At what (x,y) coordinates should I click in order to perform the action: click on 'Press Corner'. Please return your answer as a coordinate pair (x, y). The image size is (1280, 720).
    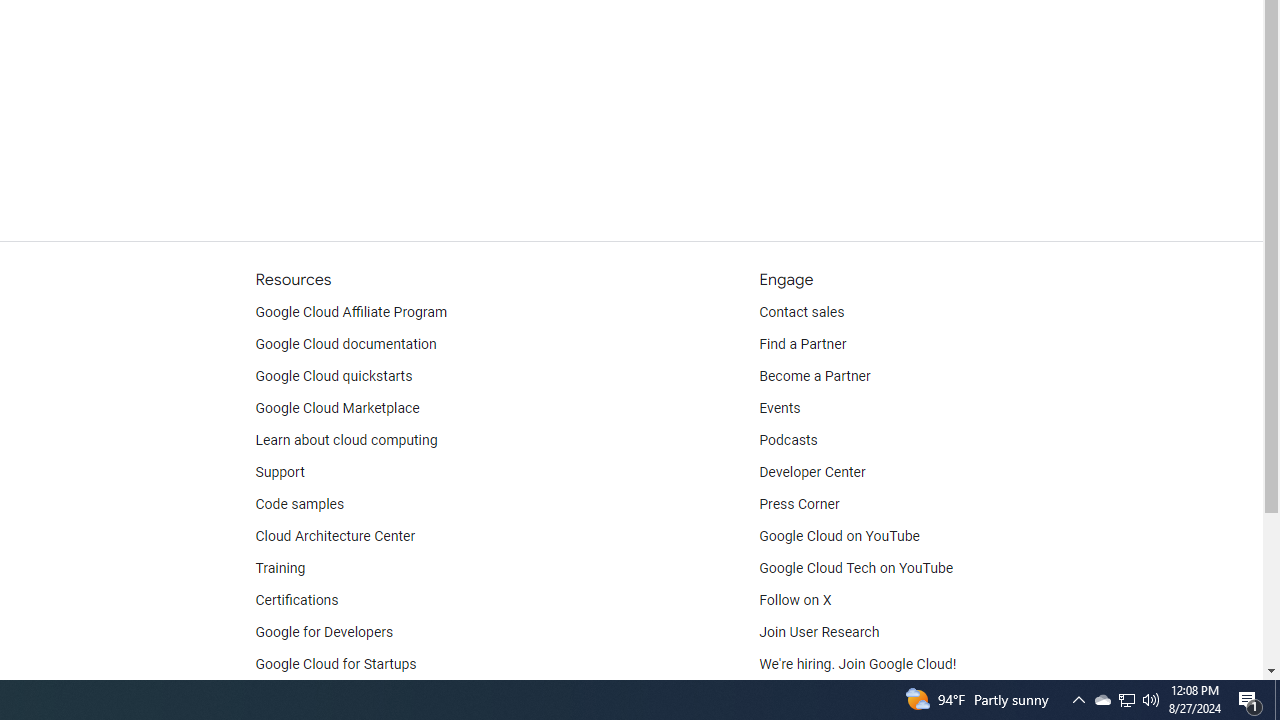
    Looking at the image, I should click on (798, 504).